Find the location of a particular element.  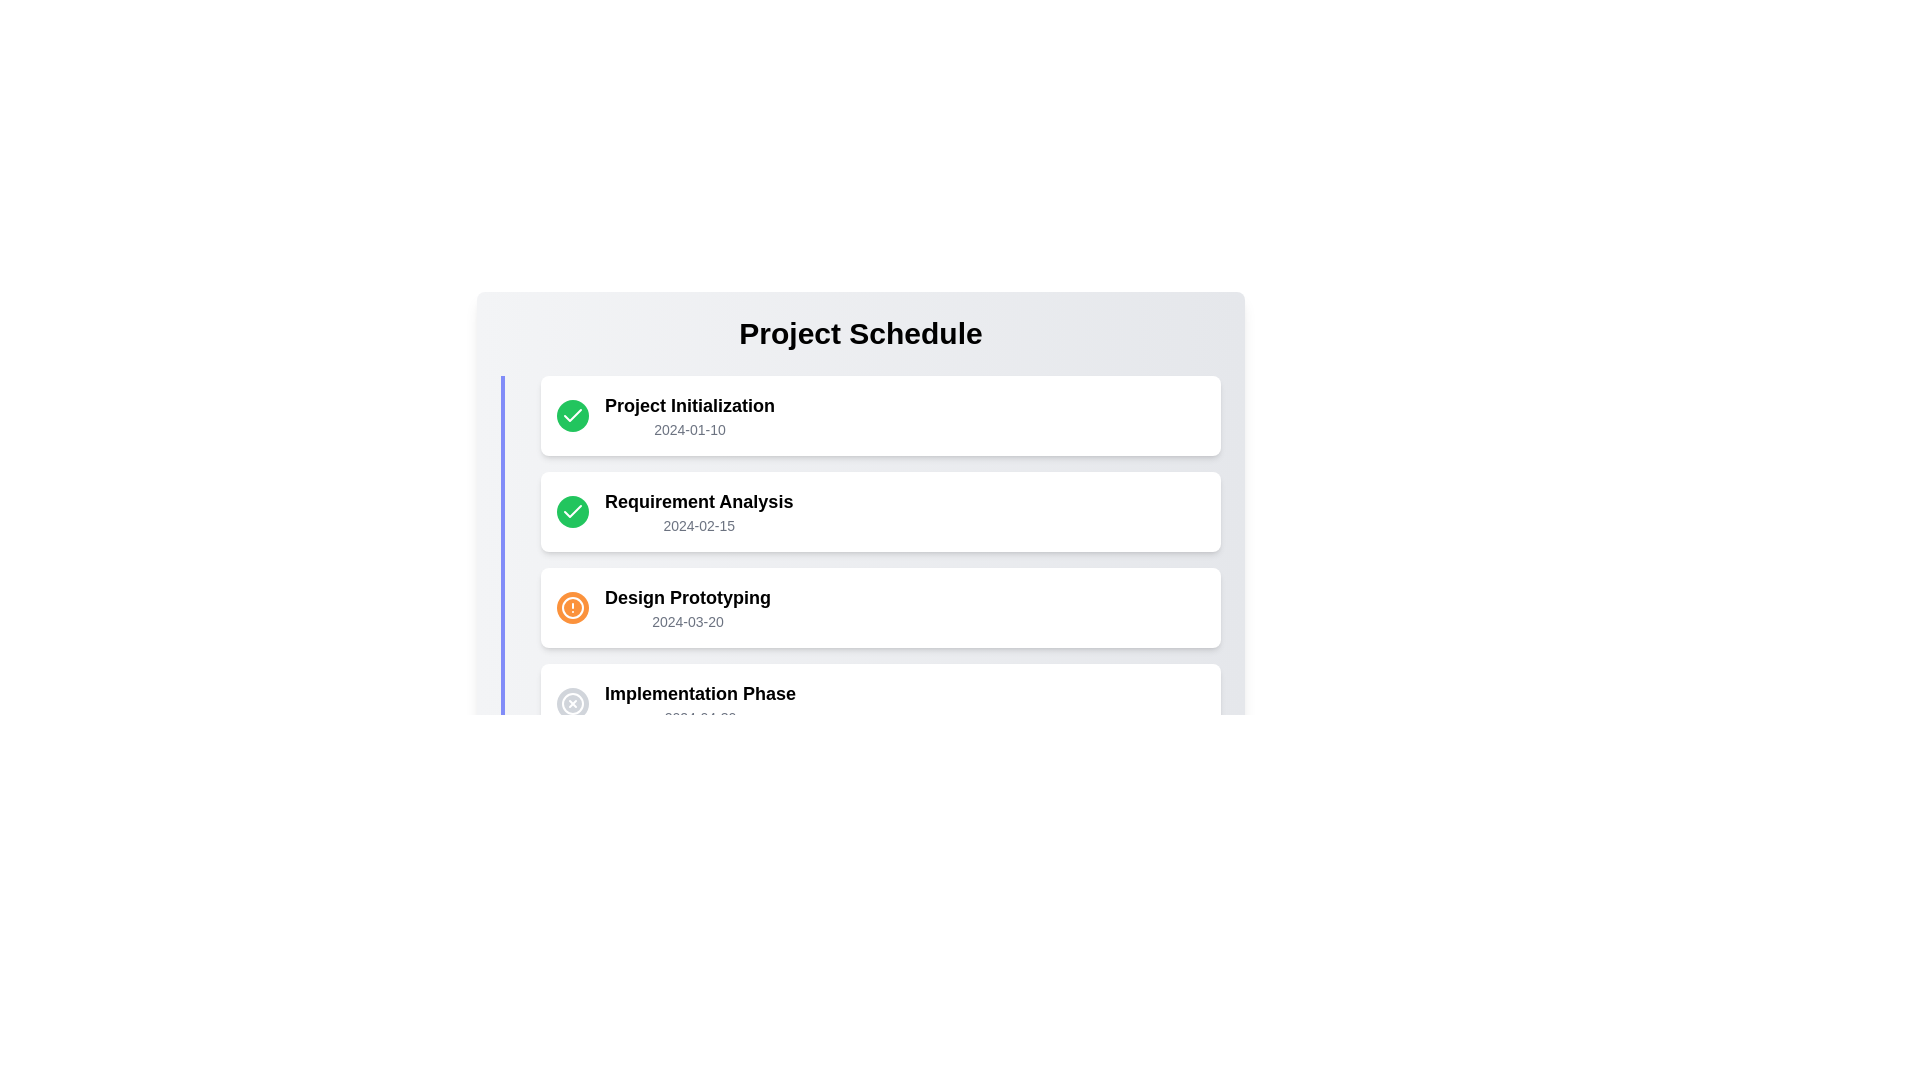

the Composite text element displaying 'Design Prototyping' within the card component, which is right-aligned with an orange circular icon to its left is located at coordinates (687, 607).